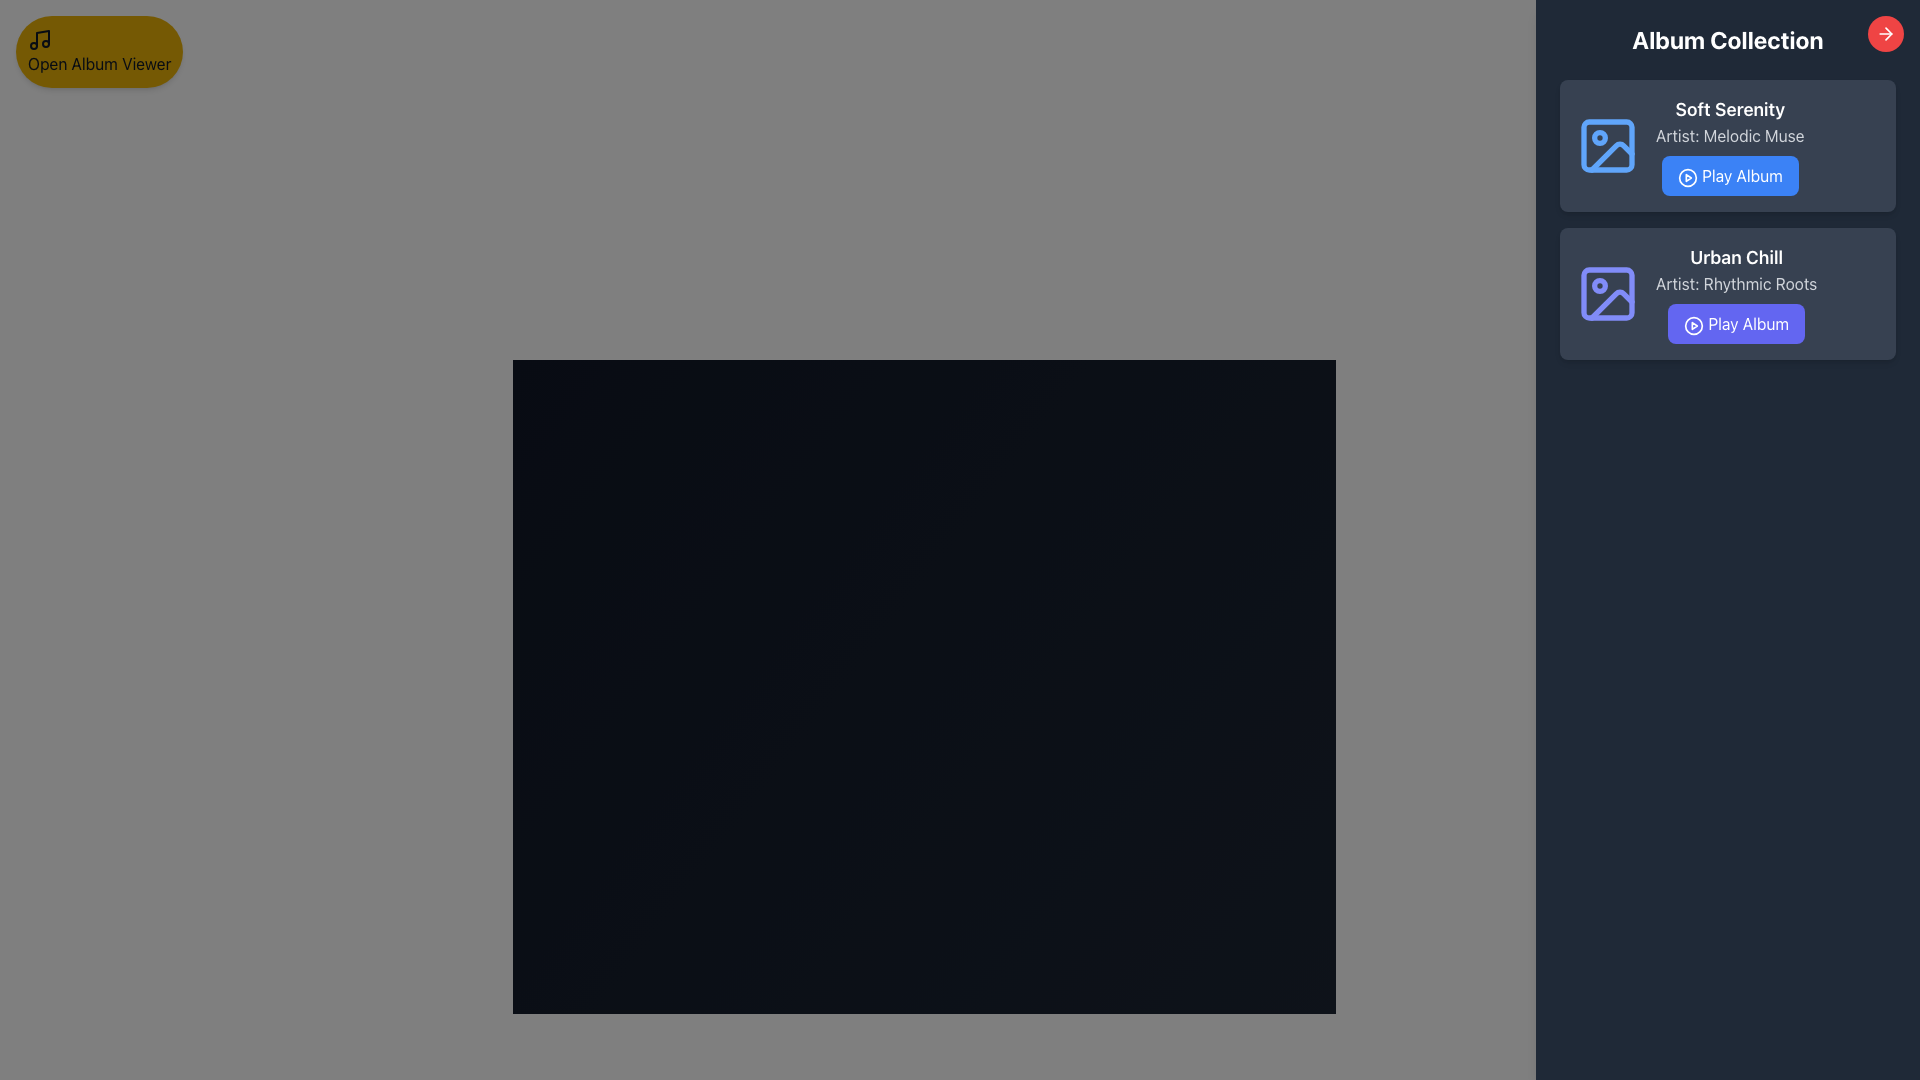 Image resolution: width=1920 pixels, height=1080 pixels. Describe the element at coordinates (1729, 110) in the screenshot. I see `the text label displaying 'Soft Serenity' in bold font at the top of the card in the right sidebar` at that location.